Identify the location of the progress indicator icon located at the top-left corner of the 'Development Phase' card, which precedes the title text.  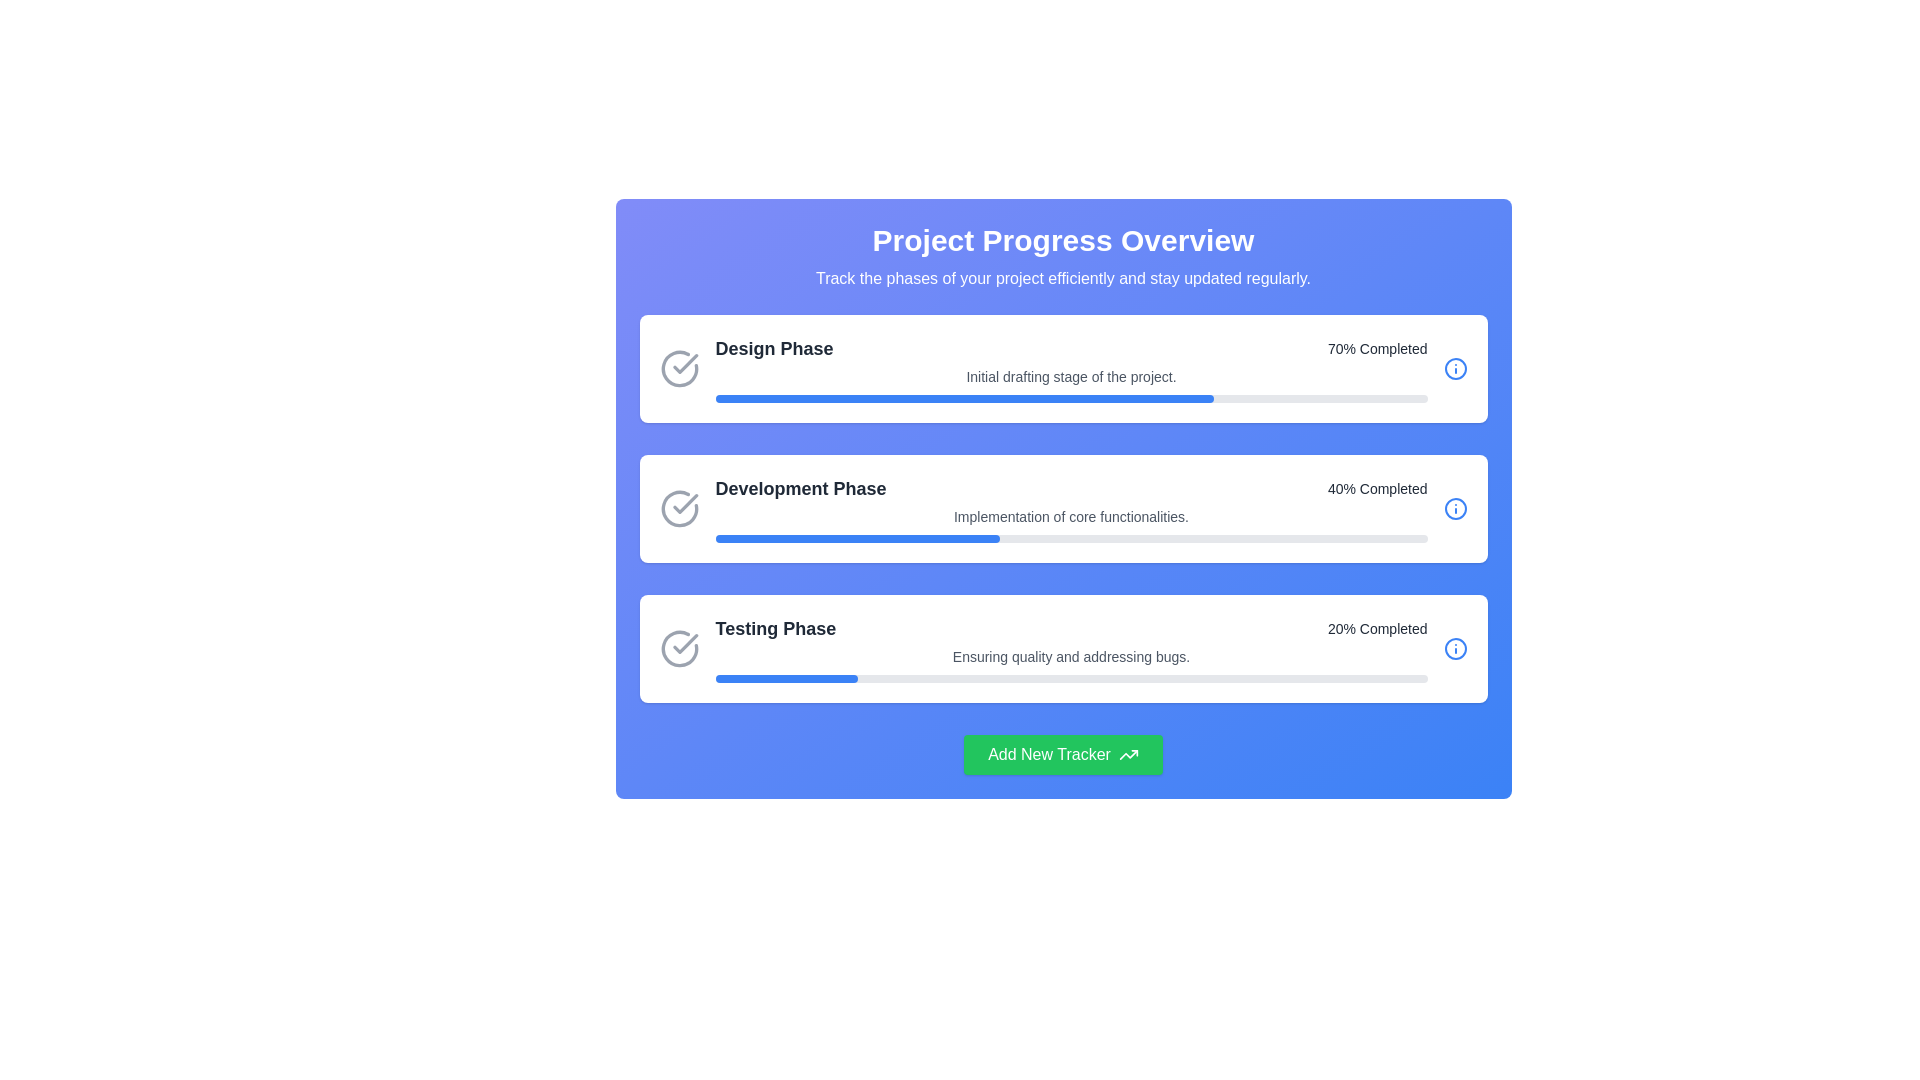
(679, 508).